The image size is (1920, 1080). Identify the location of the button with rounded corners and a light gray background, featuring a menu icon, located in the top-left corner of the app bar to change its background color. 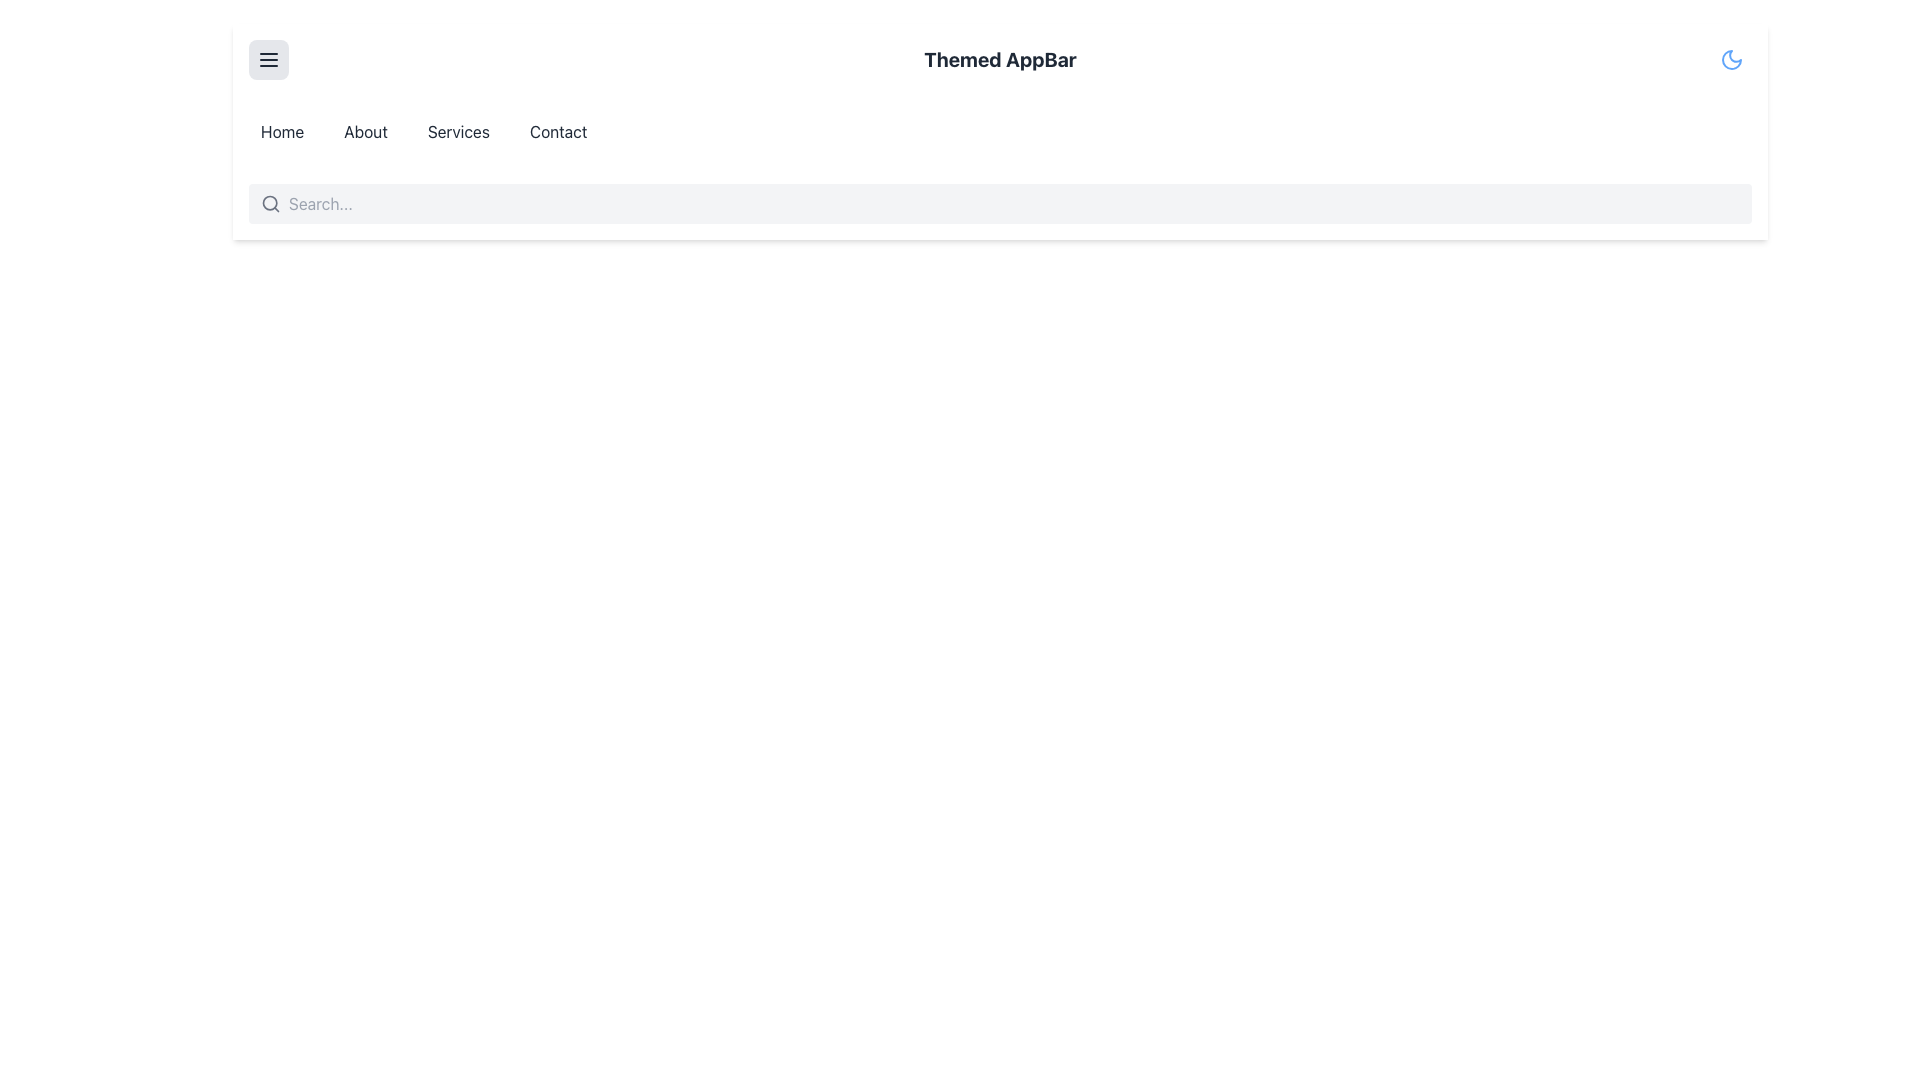
(267, 59).